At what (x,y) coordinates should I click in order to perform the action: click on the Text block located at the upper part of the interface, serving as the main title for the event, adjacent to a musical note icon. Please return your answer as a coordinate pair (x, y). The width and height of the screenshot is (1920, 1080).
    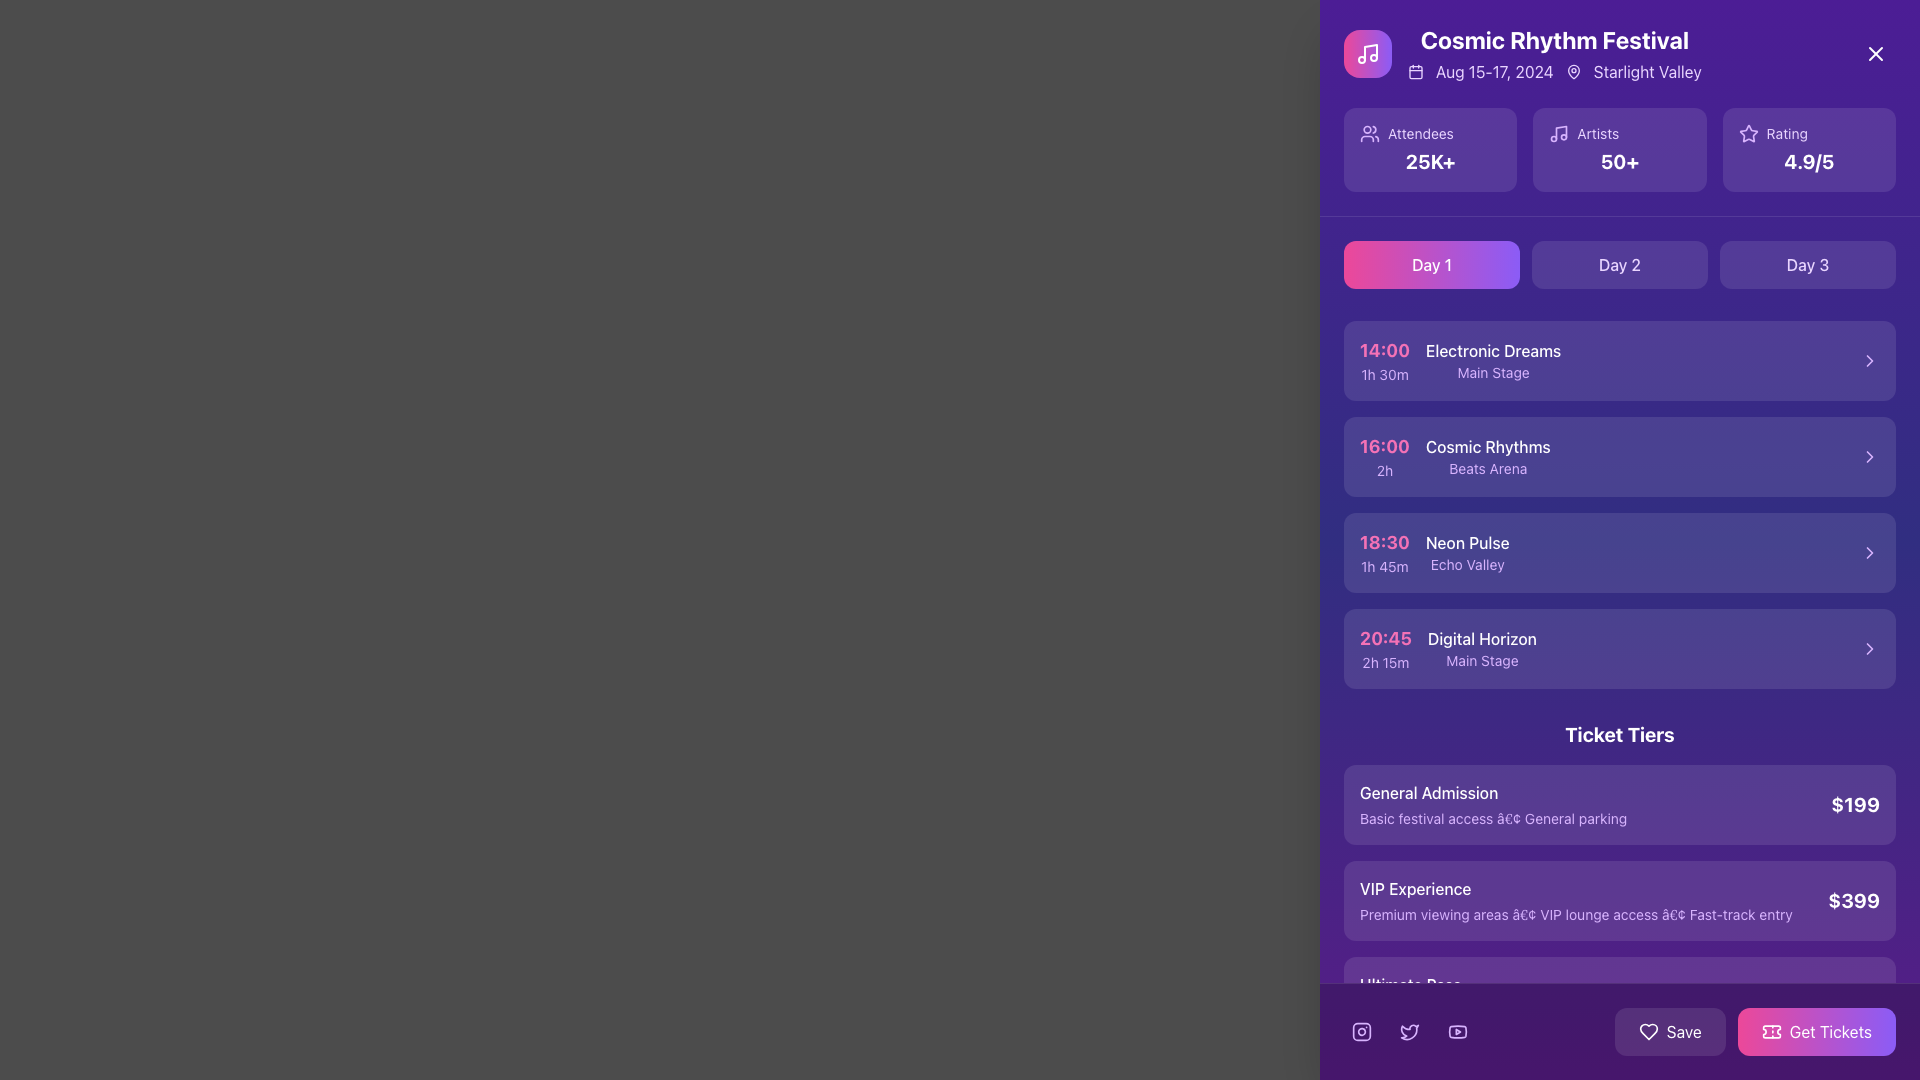
    Looking at the image, I should click on (1553, 53).